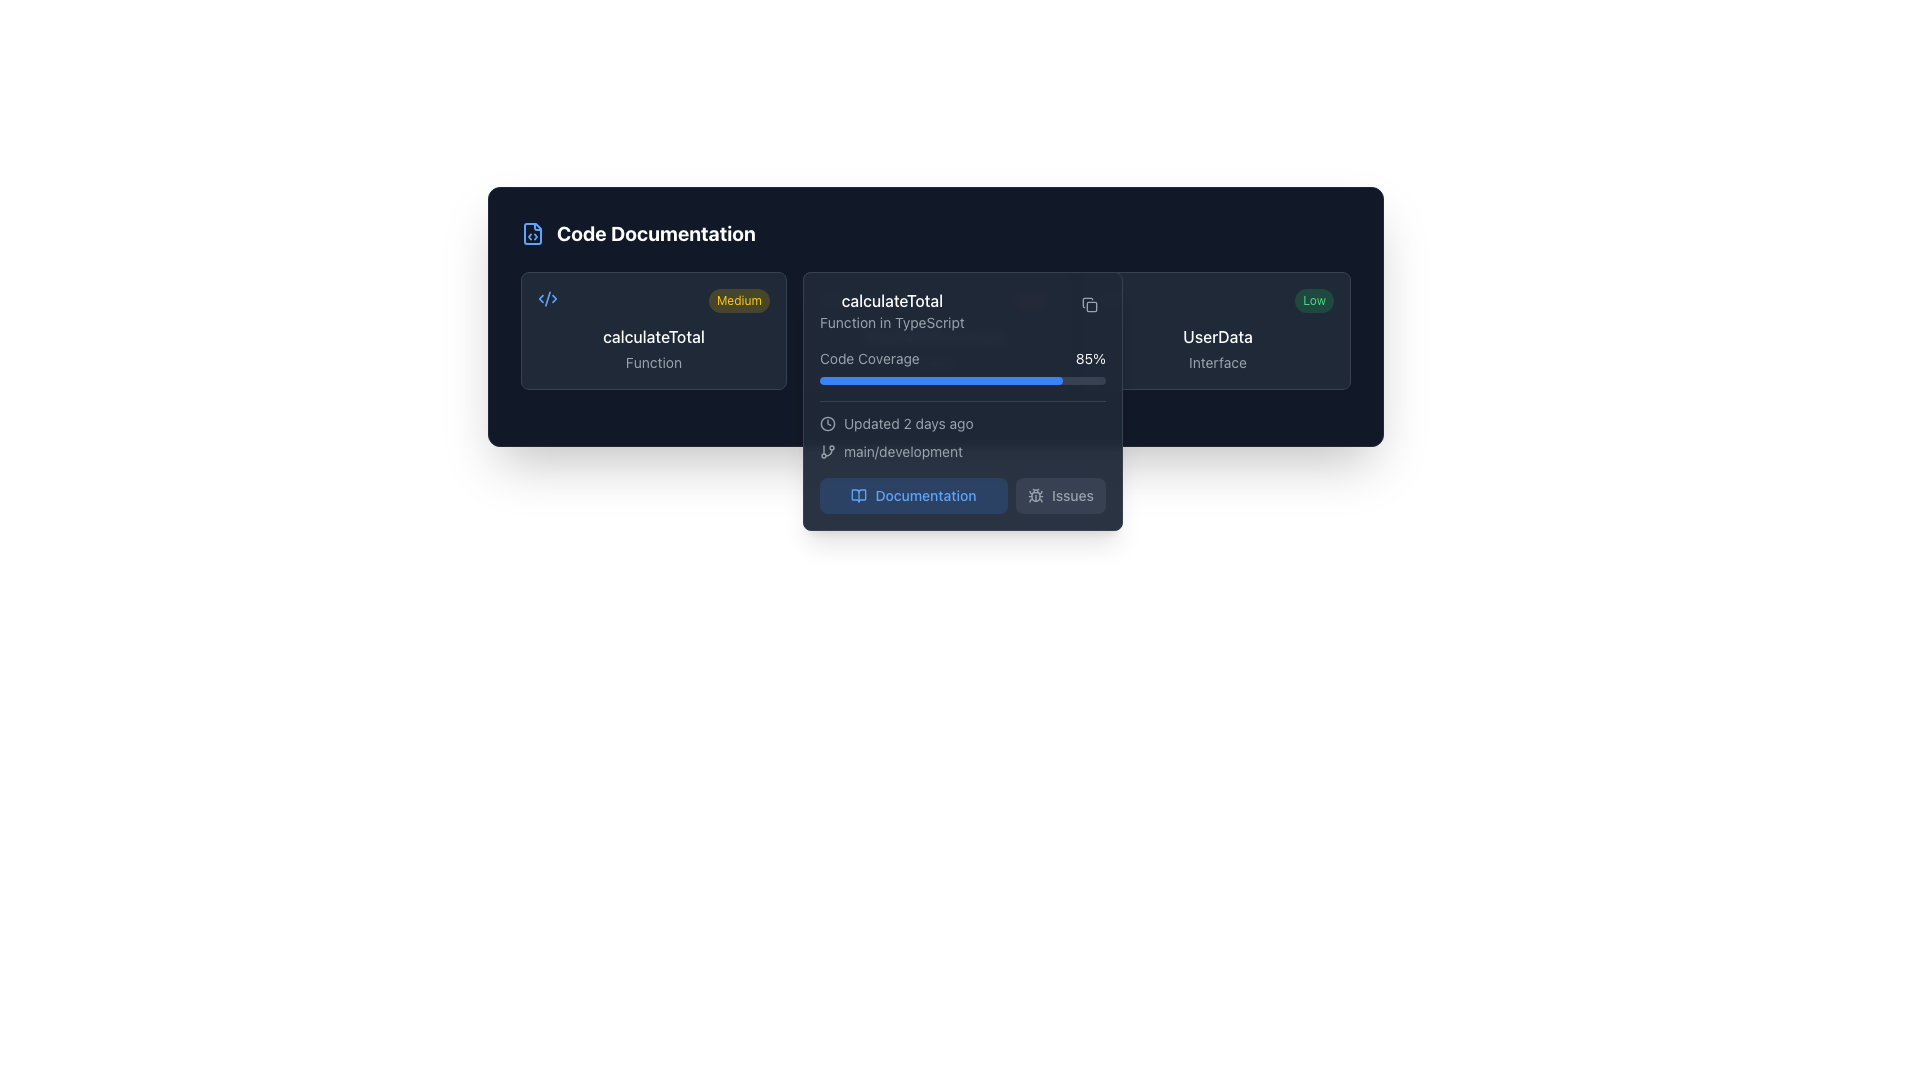  What do you see at coordinates (1088, 304) in the screenshot?
I see `the interactive icon button located at the top-right corner of the panel related to the 'calculateTotal' function to copy content` at bounding box center [1088, 304].